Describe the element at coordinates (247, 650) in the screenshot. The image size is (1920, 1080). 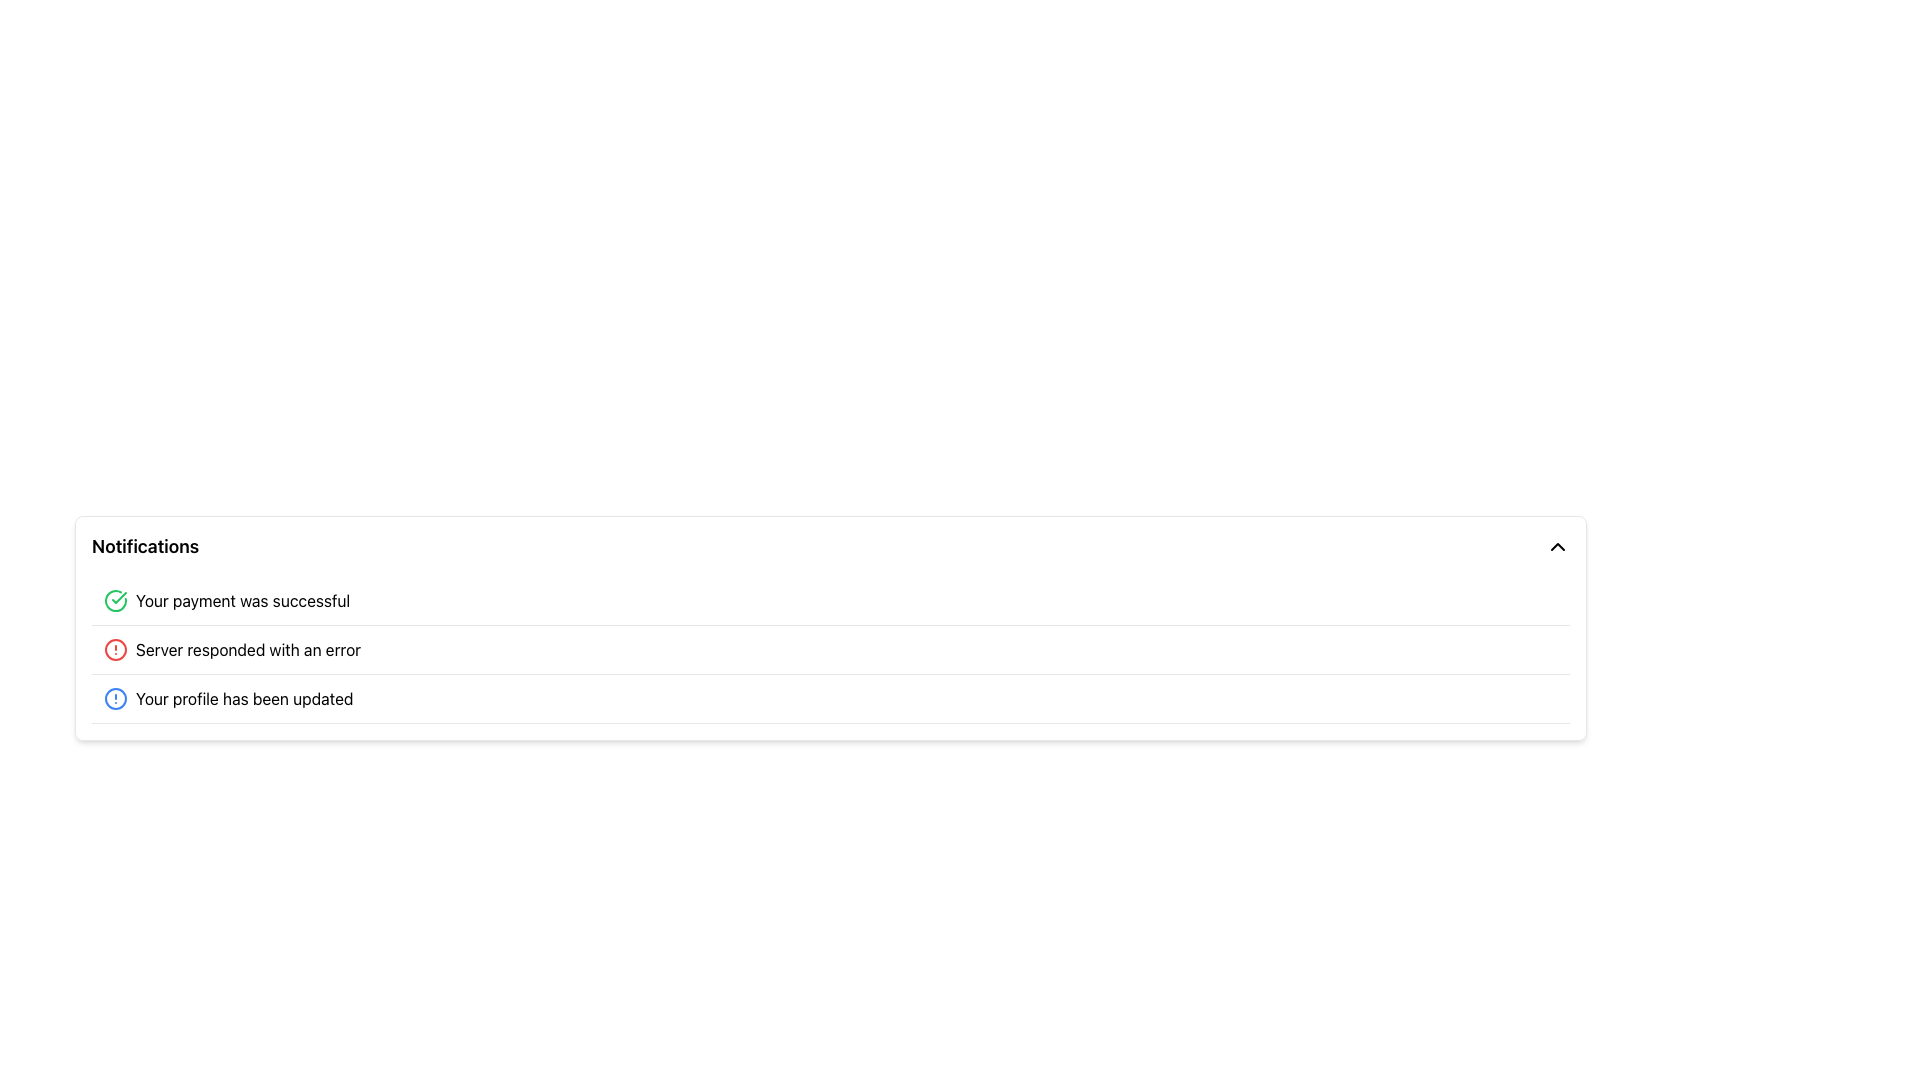
I see `the text label that reads 'Server responded with an error.' located in the notification bar, which is styled in black and positioned between a red alert icon and a blue info icon` at that location.